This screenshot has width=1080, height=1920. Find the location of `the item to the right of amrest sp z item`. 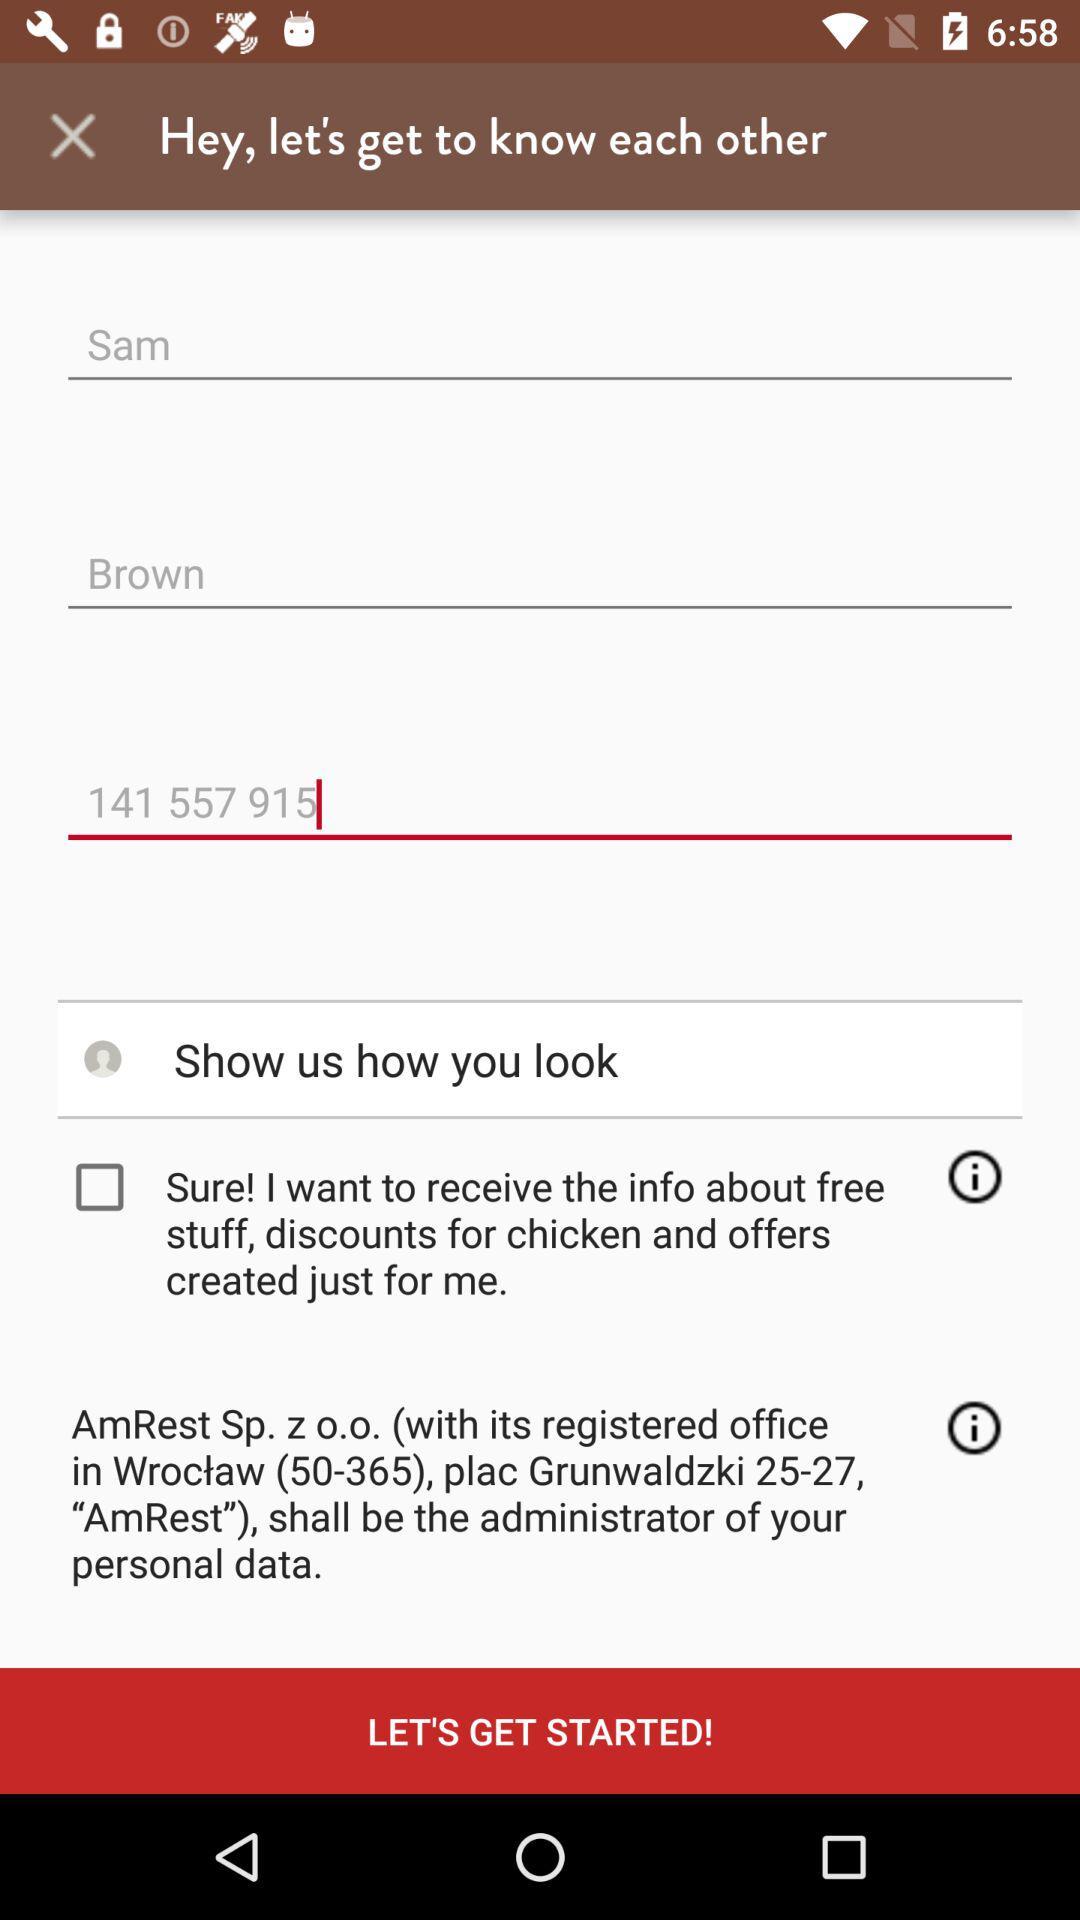

the item to the right of amrest sp z item is located at coordinates (973, 1427).